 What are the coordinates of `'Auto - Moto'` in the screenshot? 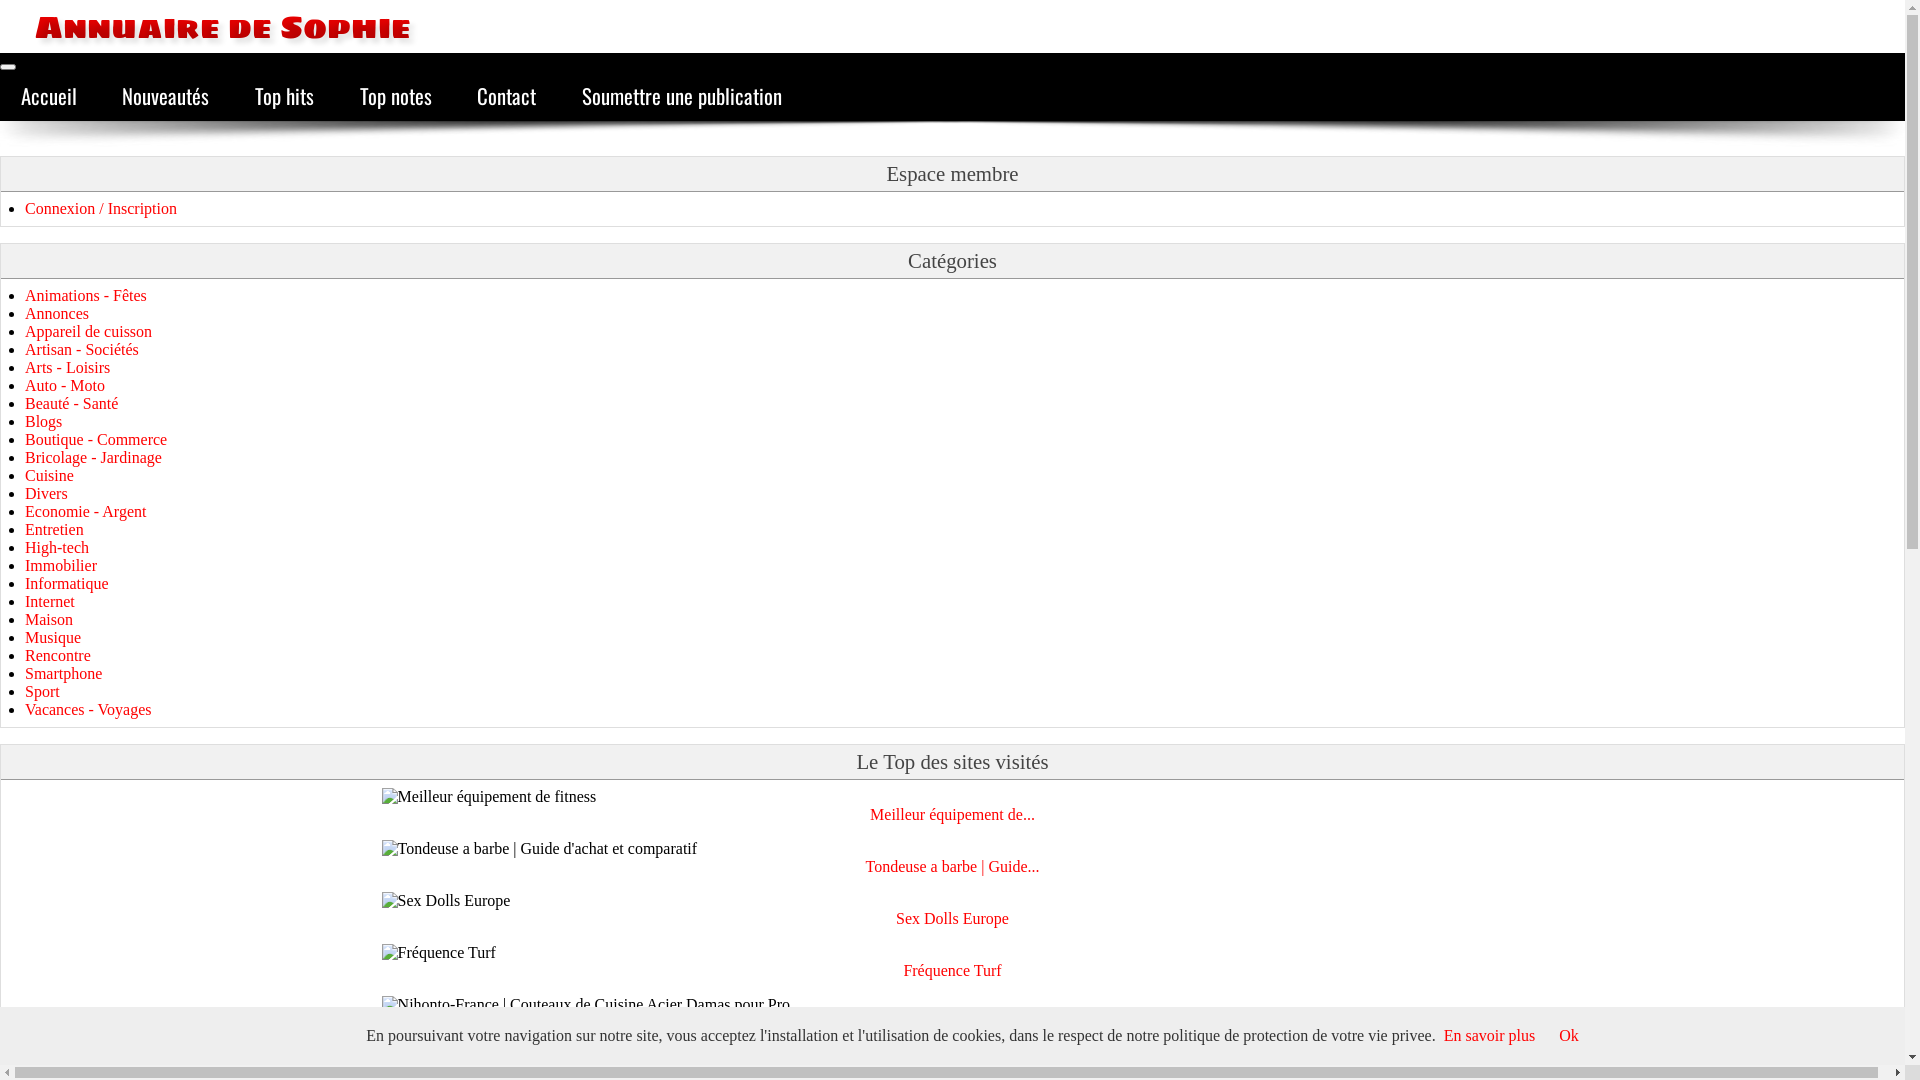 It's located at (65, 385).